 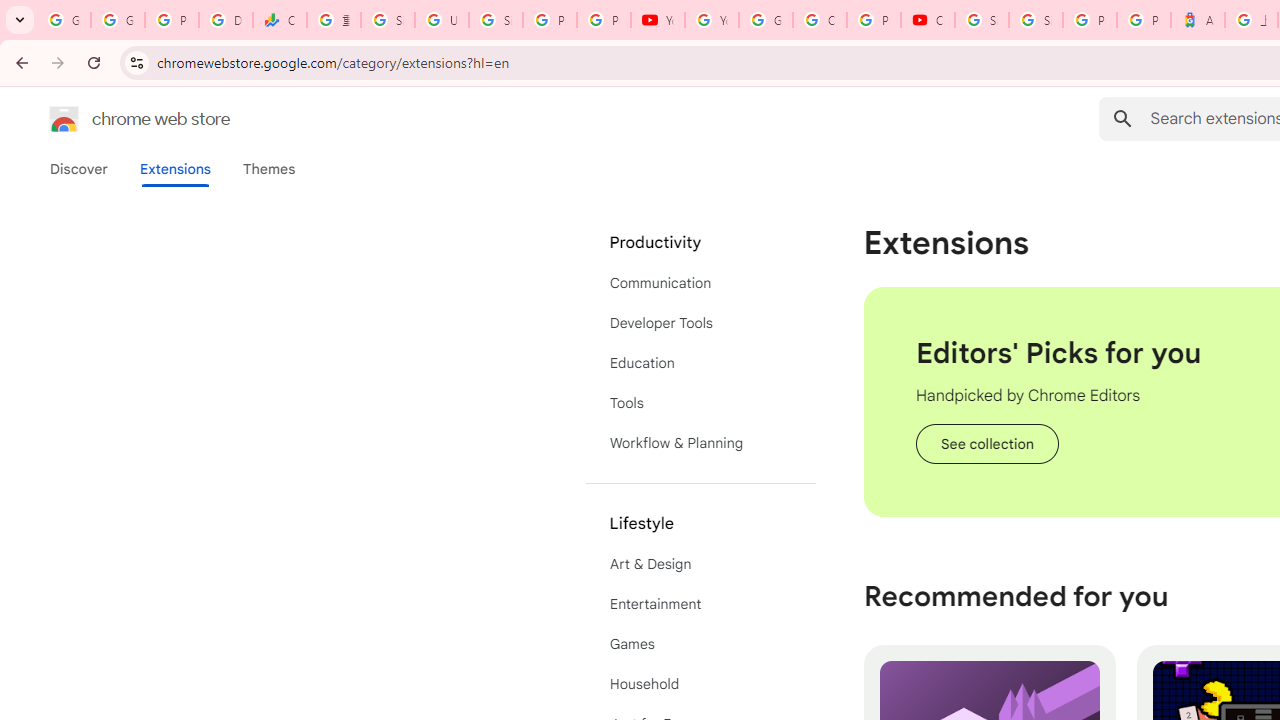 What do you see at coordinates (64, 20) in the screenshot?
I see `'Google Workspace Admin Community'` at bounding box center [64, 20].